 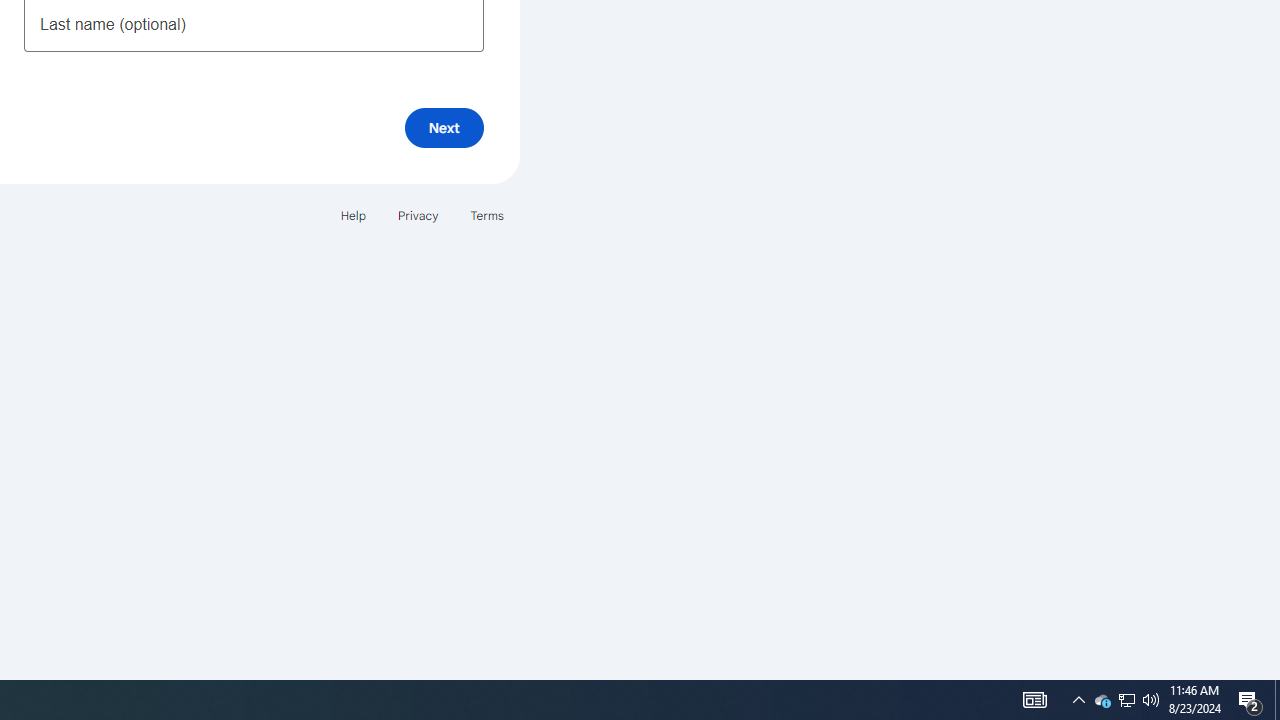 What do you see at coordinates (443, 127) in the screenshot?
I see `'Next'` at bounding box center [443, 127].